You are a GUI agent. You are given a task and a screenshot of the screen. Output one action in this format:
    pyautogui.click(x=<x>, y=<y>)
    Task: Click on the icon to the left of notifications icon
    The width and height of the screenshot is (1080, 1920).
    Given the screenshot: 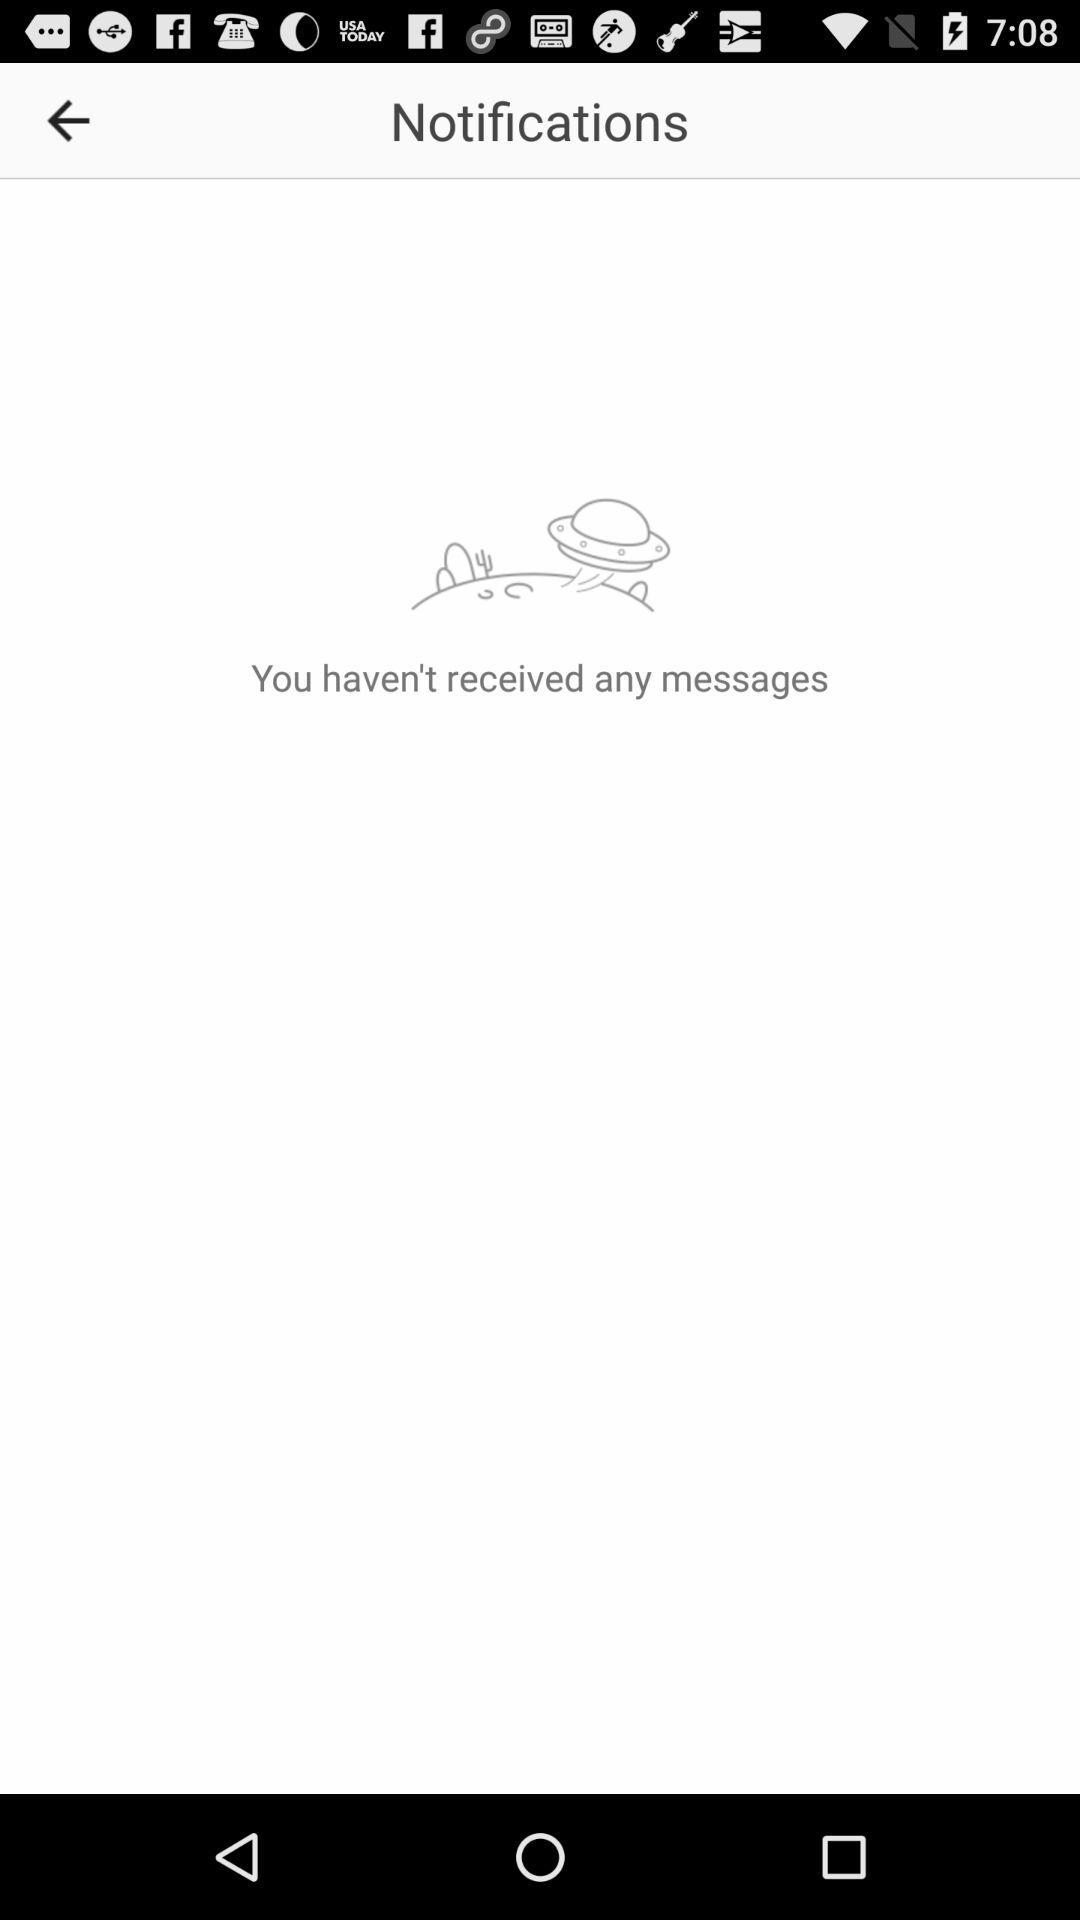 What is the action you would take?
    pyautogui.click(x=74, y=119)
    